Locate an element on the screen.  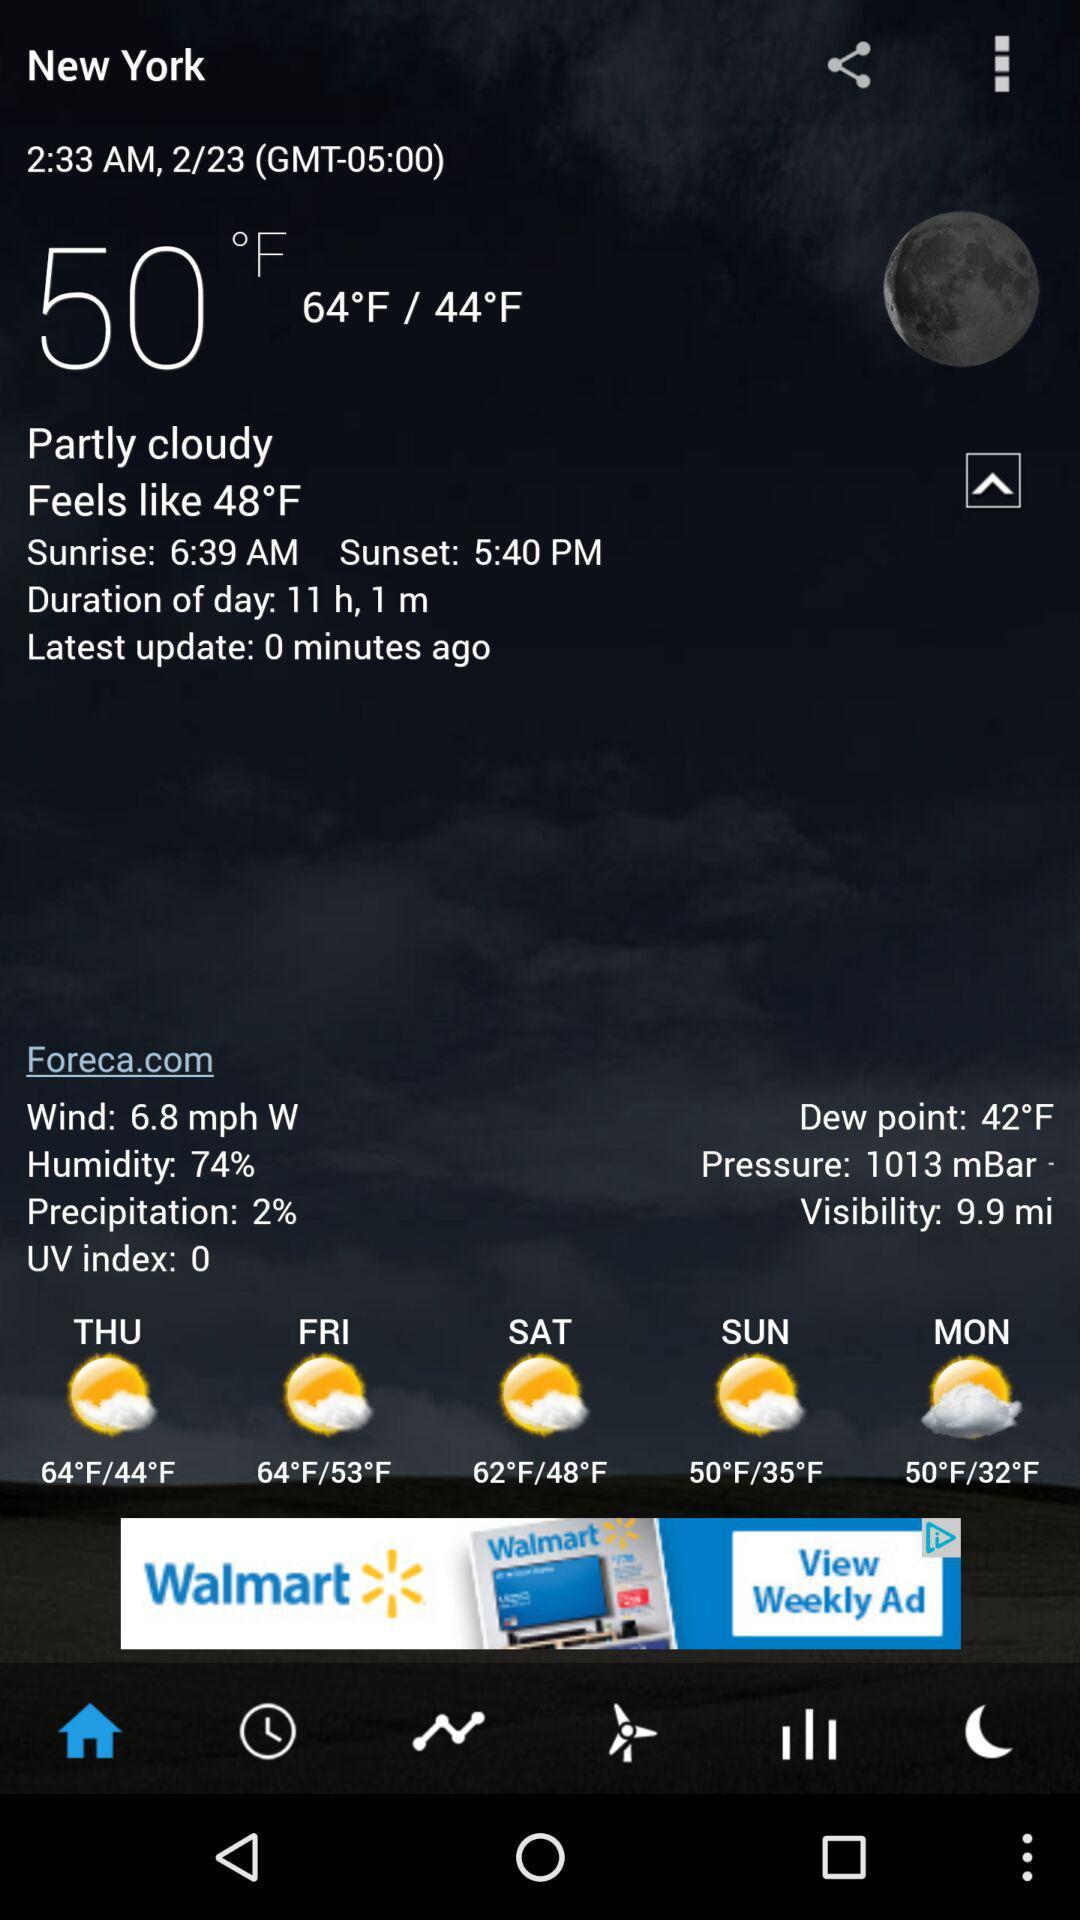
the weather icon is located at coordinates (628, 1849).